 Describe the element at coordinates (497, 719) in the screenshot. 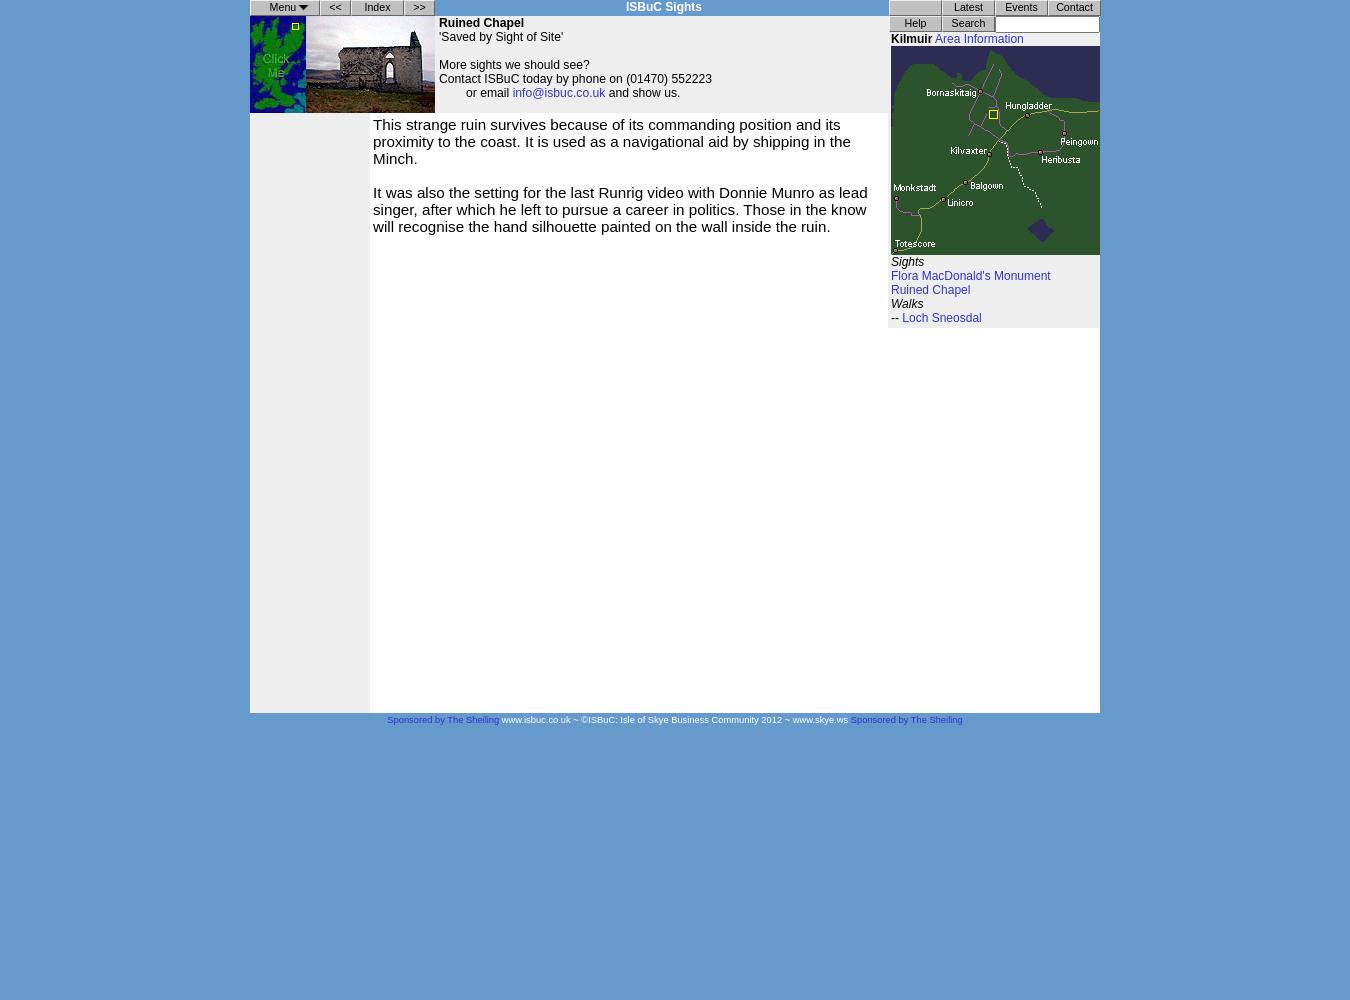

I see `'www.isbuc.co.uk ~ ©ISBuC: Isle of Skye Business Community 2012 ~ www.skye.ws'` at that location.